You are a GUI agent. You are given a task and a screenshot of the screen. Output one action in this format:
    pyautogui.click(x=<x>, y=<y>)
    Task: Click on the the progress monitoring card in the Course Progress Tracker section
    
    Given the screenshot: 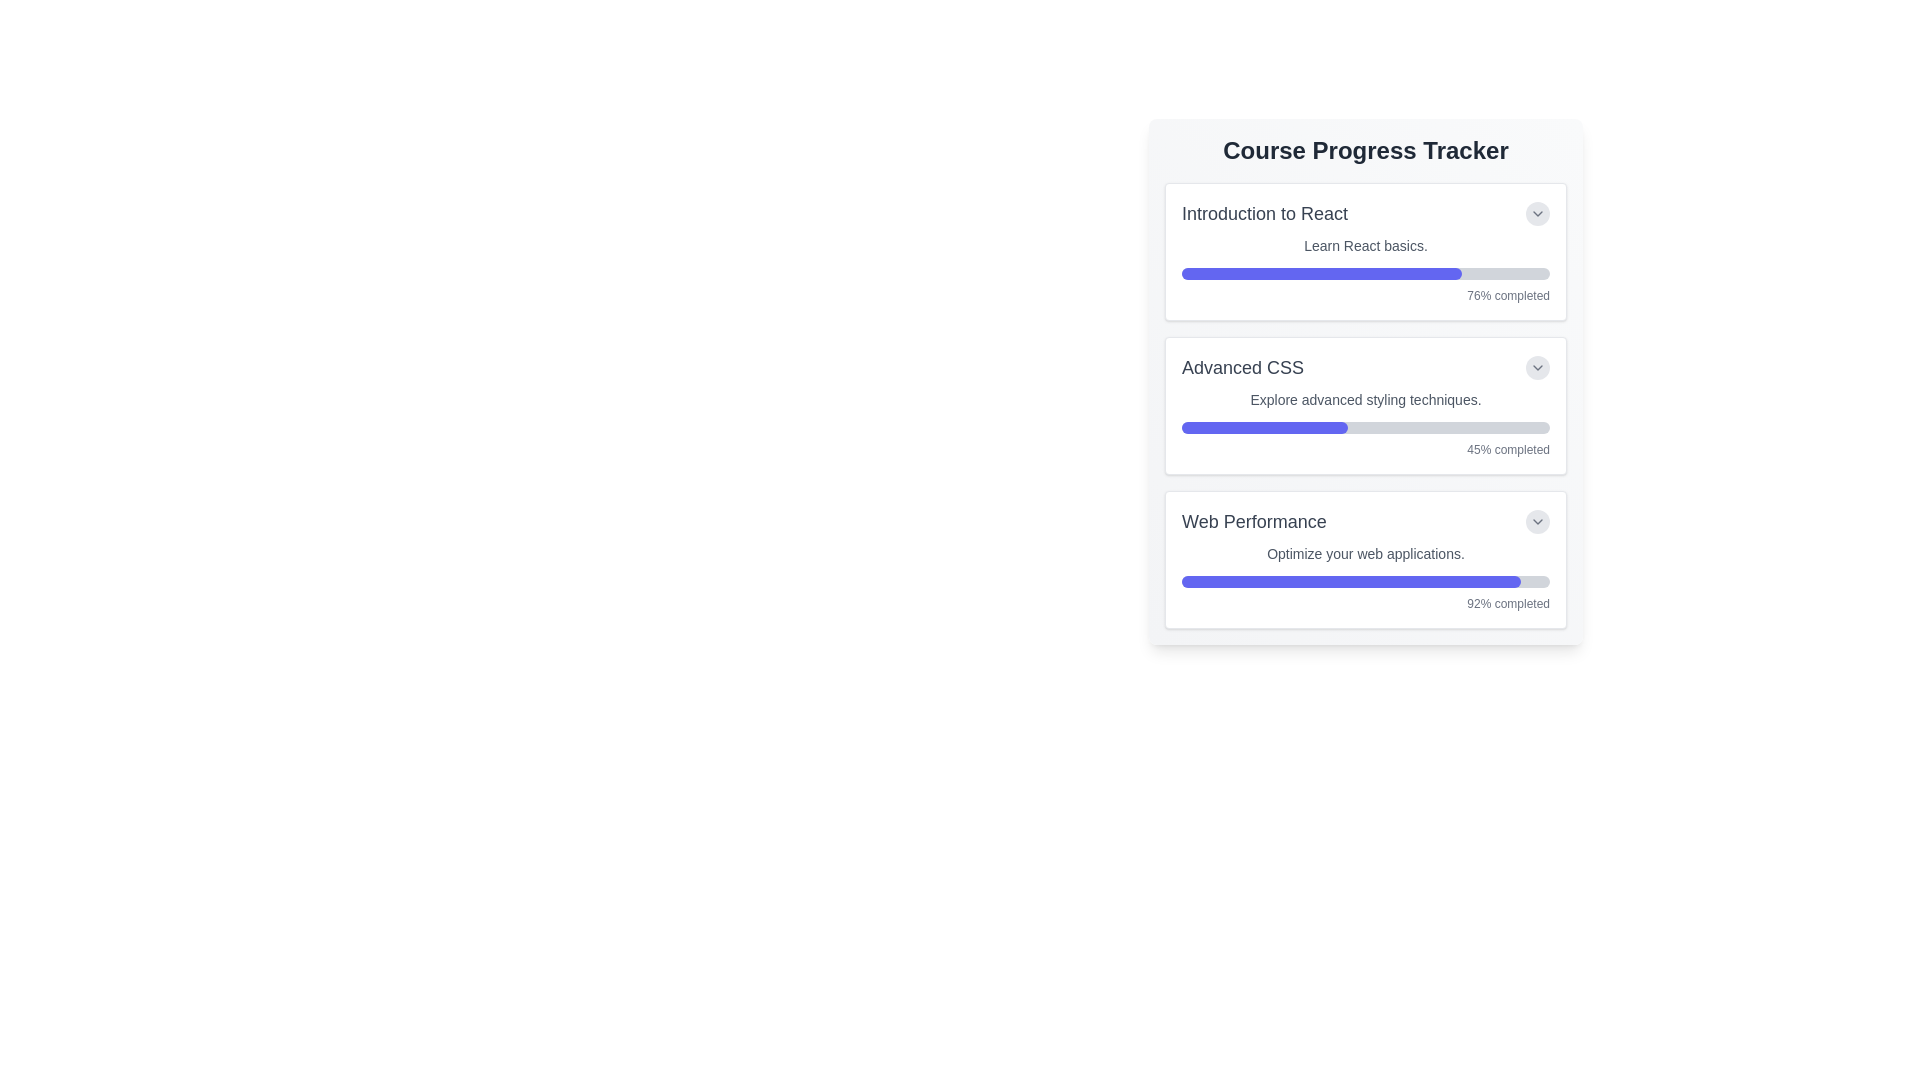 What is the action you would take?
    pyautogui.click(x=1365, y=405)
    